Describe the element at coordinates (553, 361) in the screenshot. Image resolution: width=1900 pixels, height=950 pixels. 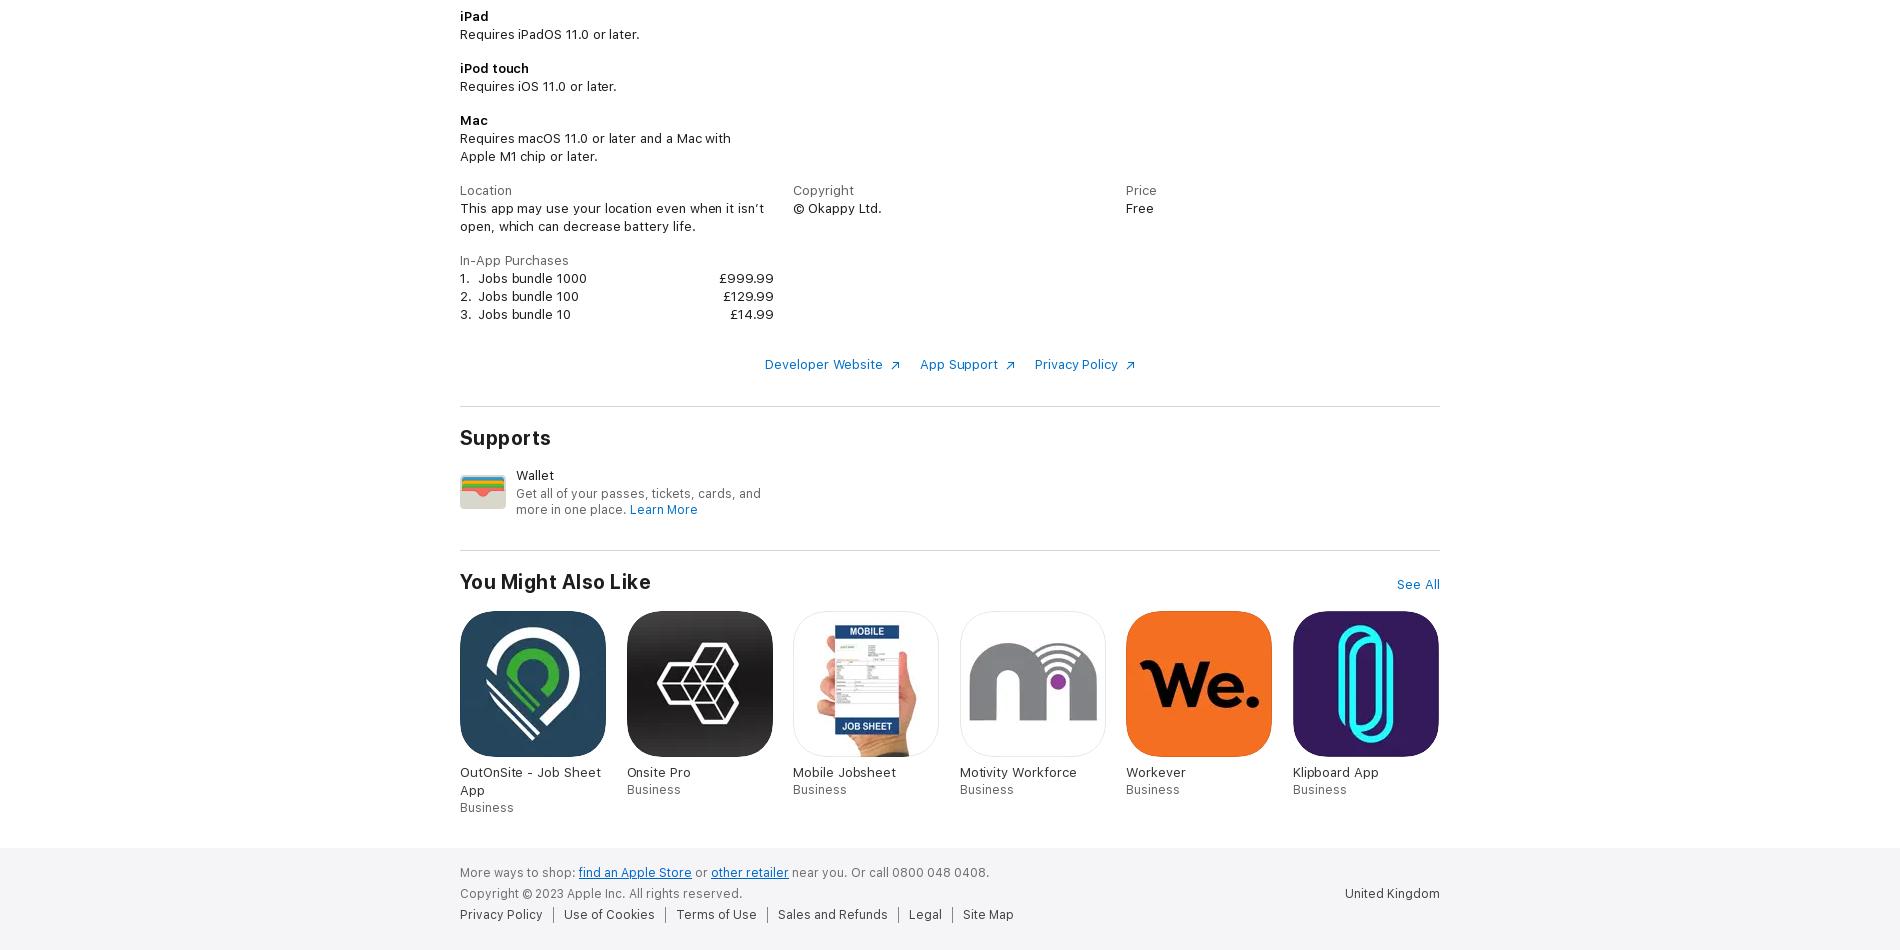
I see `'- Monitor outstanding invoices'` at that location.